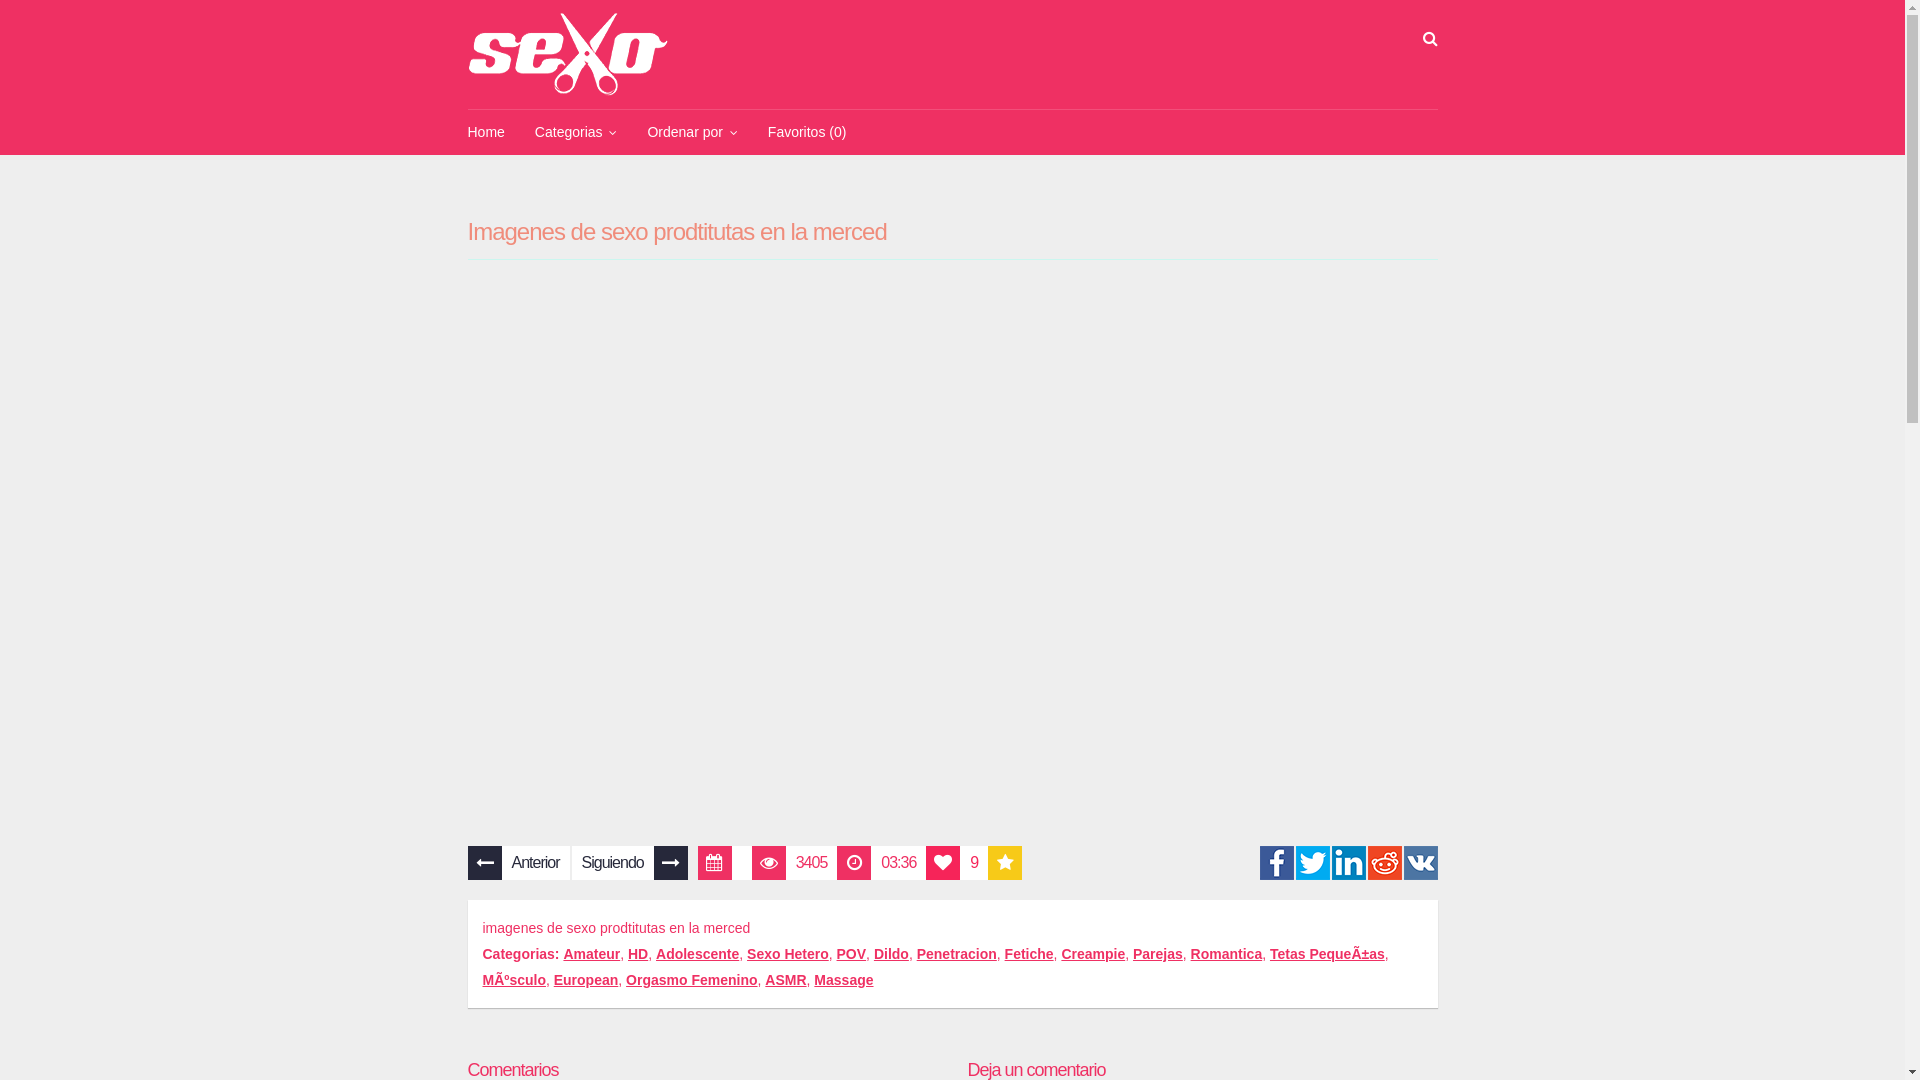  Describe the element at coordinates (851, 952) in the screenshot. I see `'POV'` at that location.